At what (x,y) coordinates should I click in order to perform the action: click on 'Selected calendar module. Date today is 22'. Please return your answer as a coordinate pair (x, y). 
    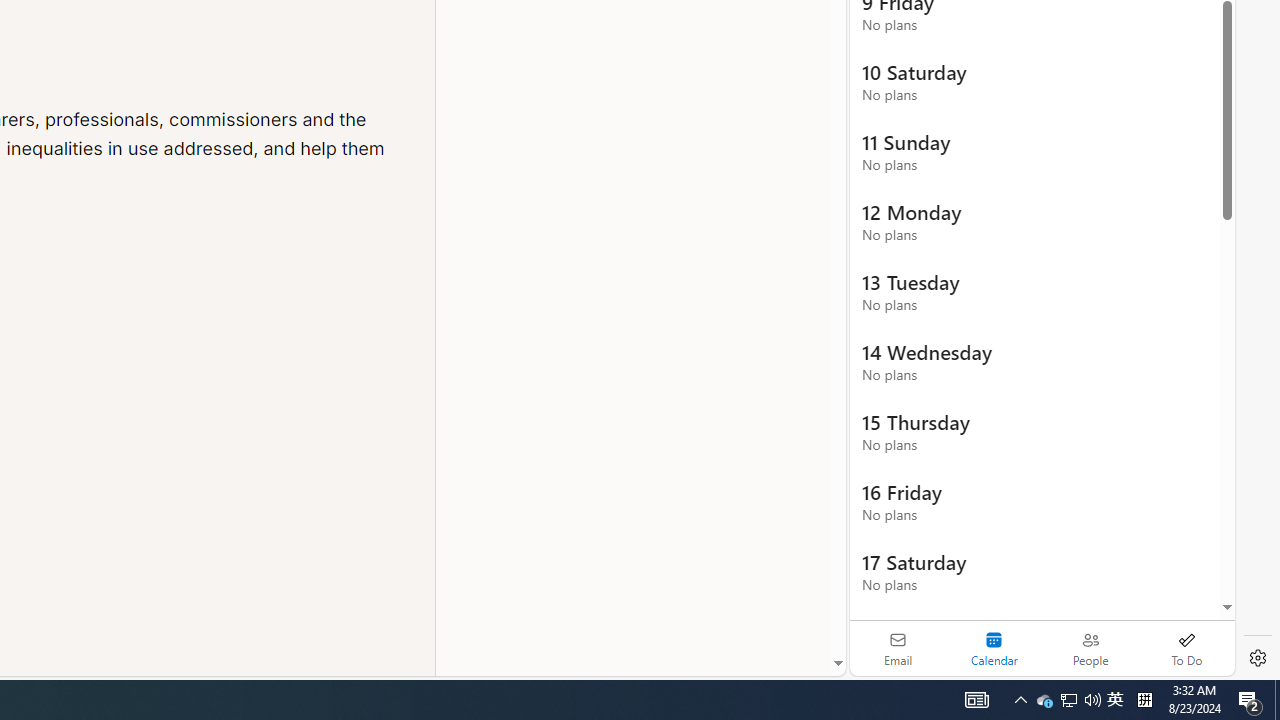
    Looking at the image, I should click on (994, 648).